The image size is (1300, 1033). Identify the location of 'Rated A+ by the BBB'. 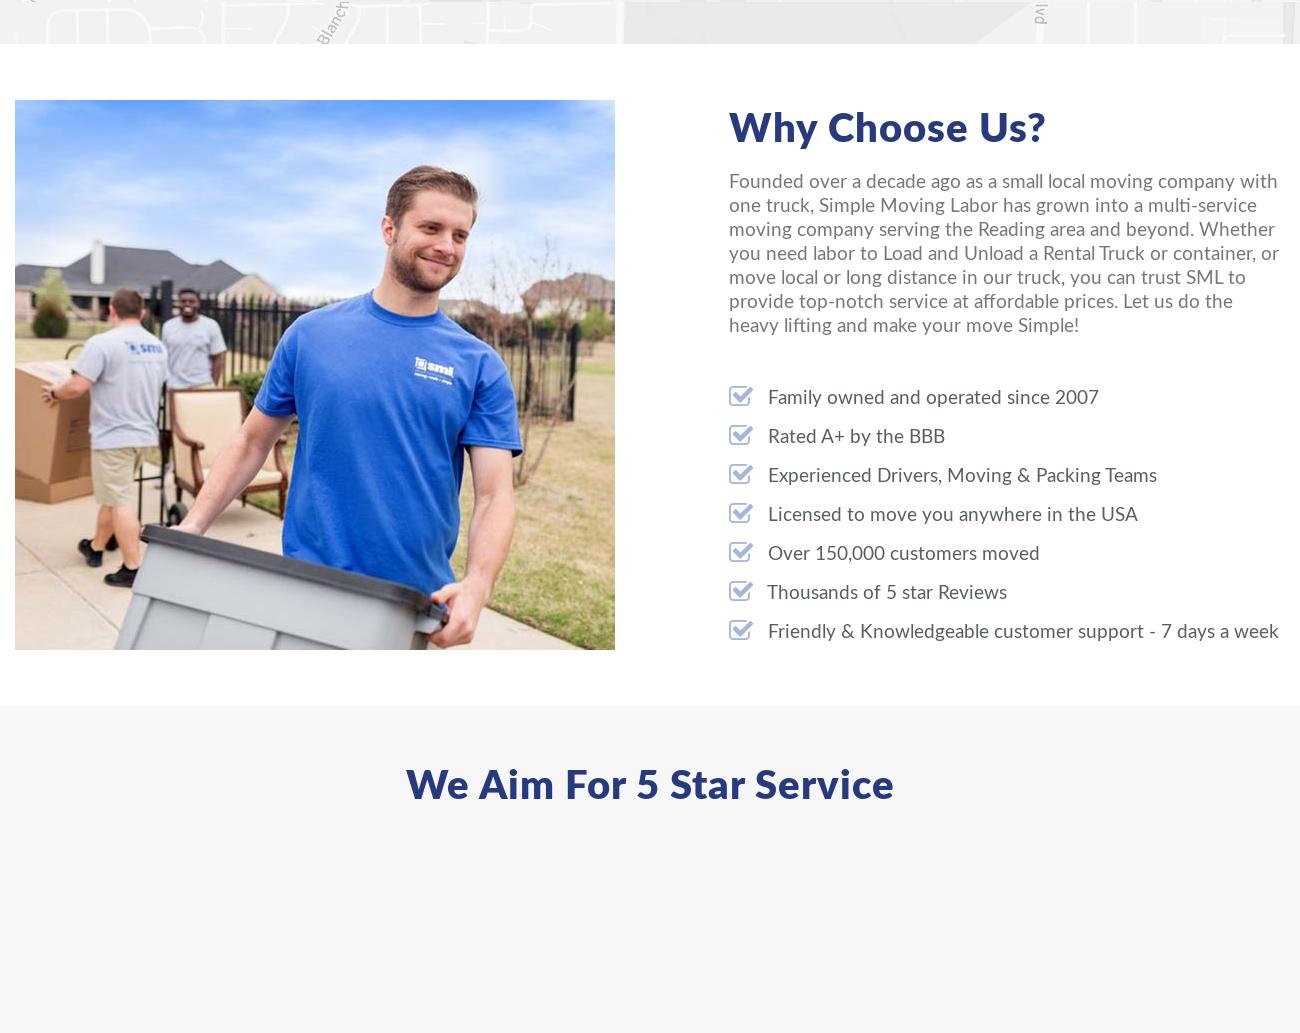
(853, 436).